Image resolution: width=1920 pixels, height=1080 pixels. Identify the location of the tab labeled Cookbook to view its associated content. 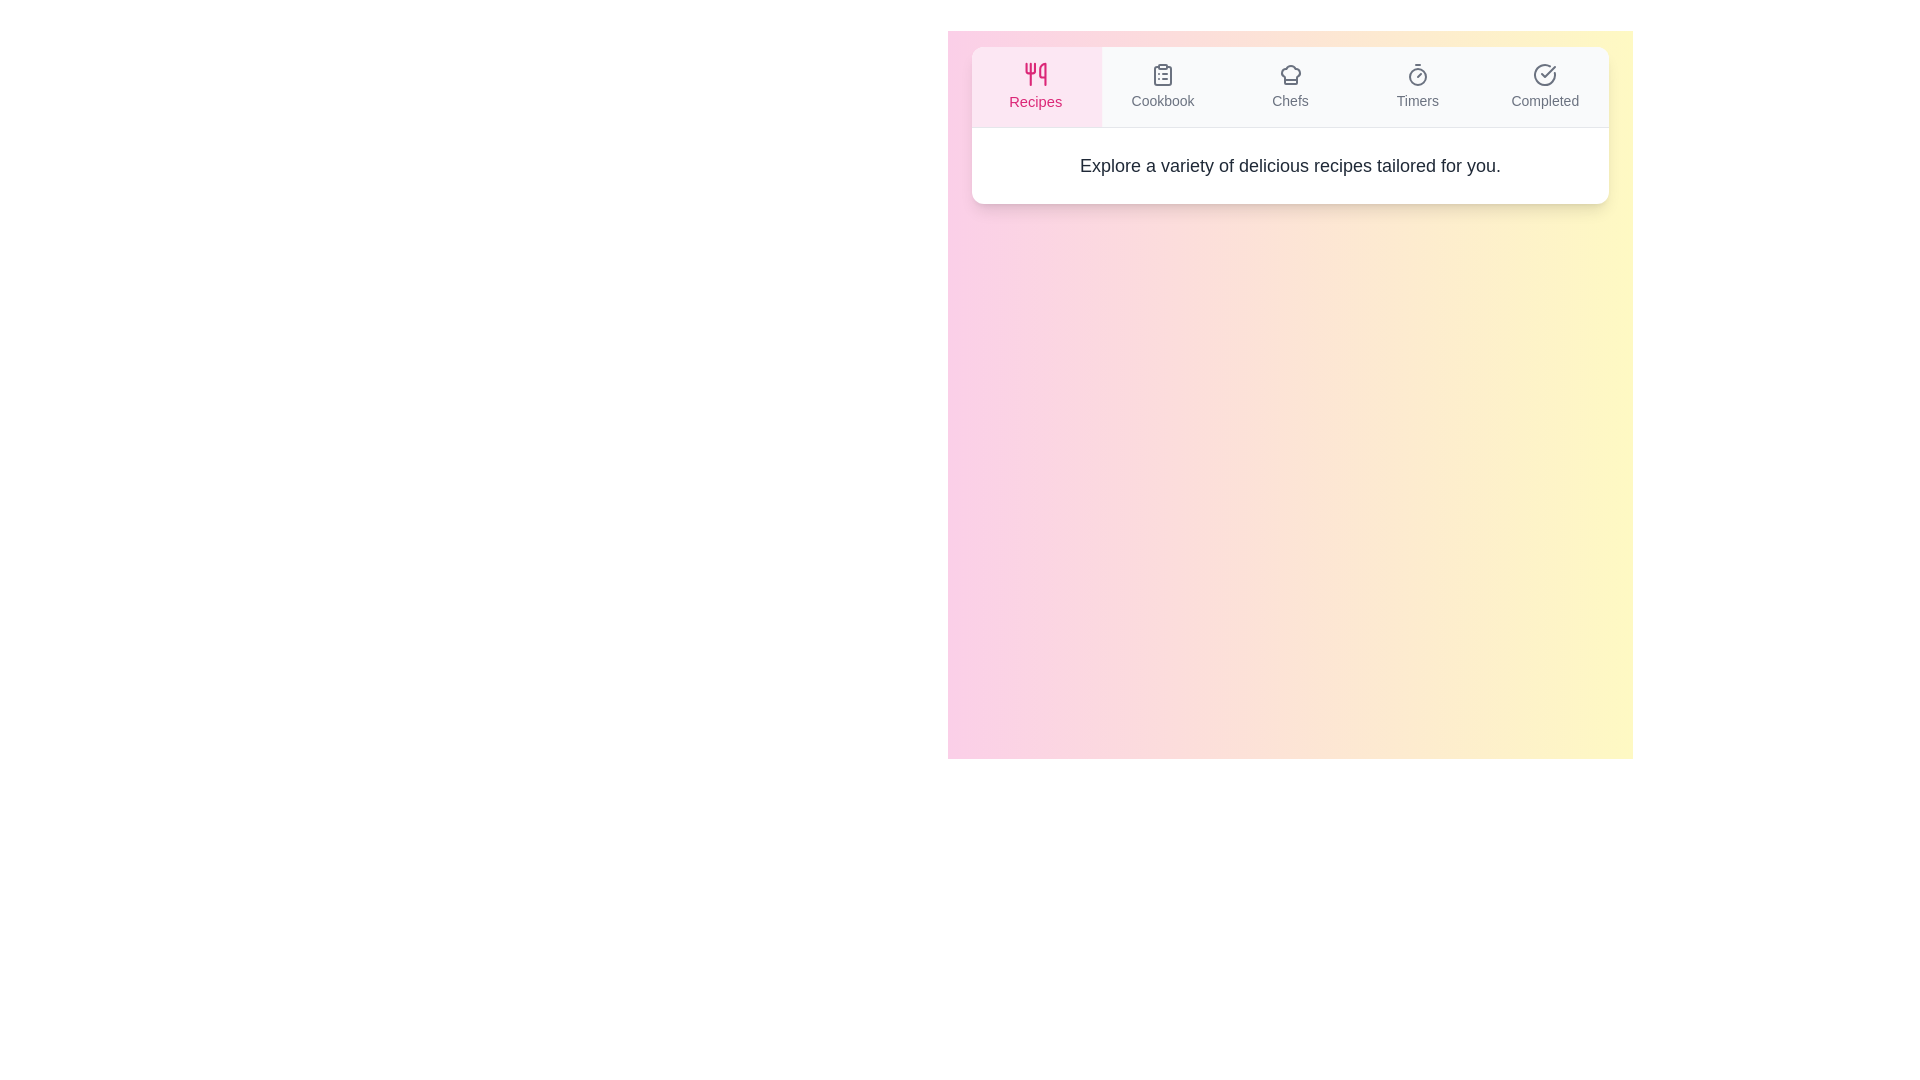
(1163, 86).